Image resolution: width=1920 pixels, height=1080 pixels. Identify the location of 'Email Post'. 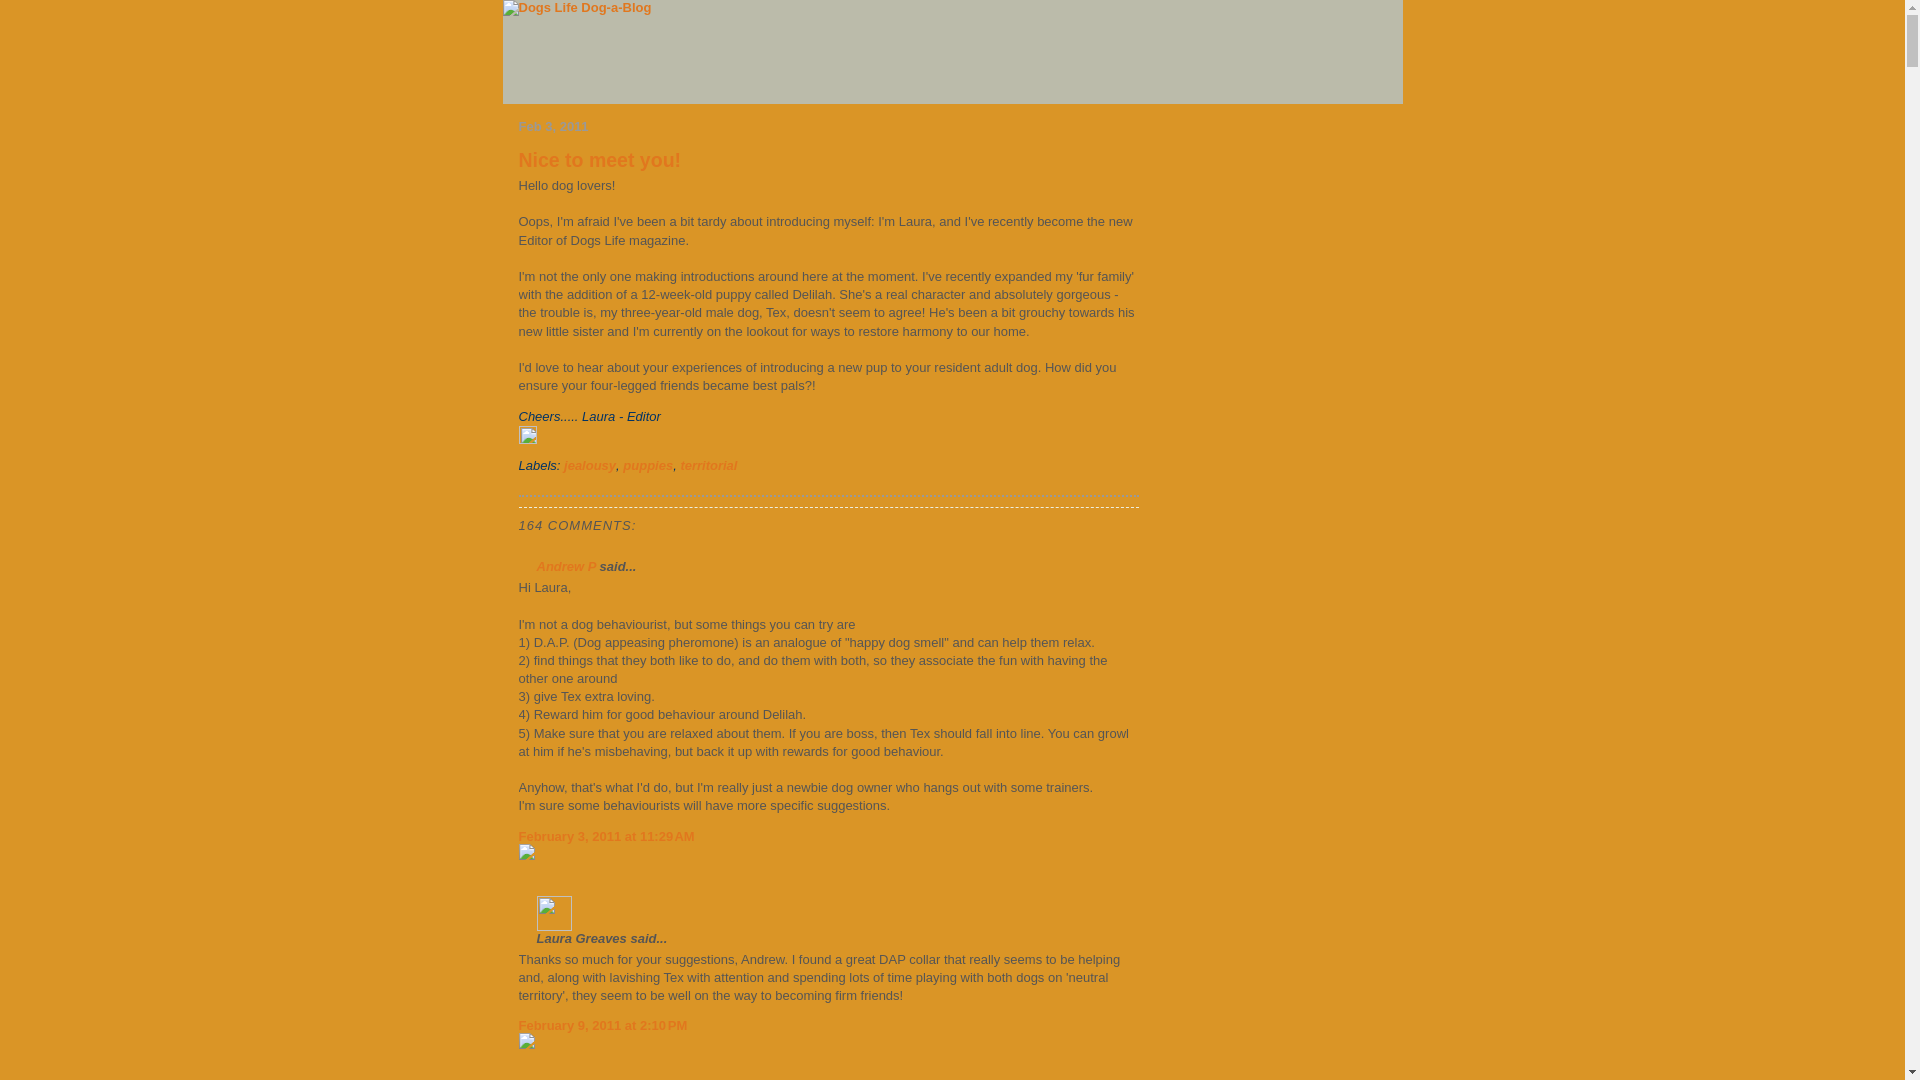
(666, 415).